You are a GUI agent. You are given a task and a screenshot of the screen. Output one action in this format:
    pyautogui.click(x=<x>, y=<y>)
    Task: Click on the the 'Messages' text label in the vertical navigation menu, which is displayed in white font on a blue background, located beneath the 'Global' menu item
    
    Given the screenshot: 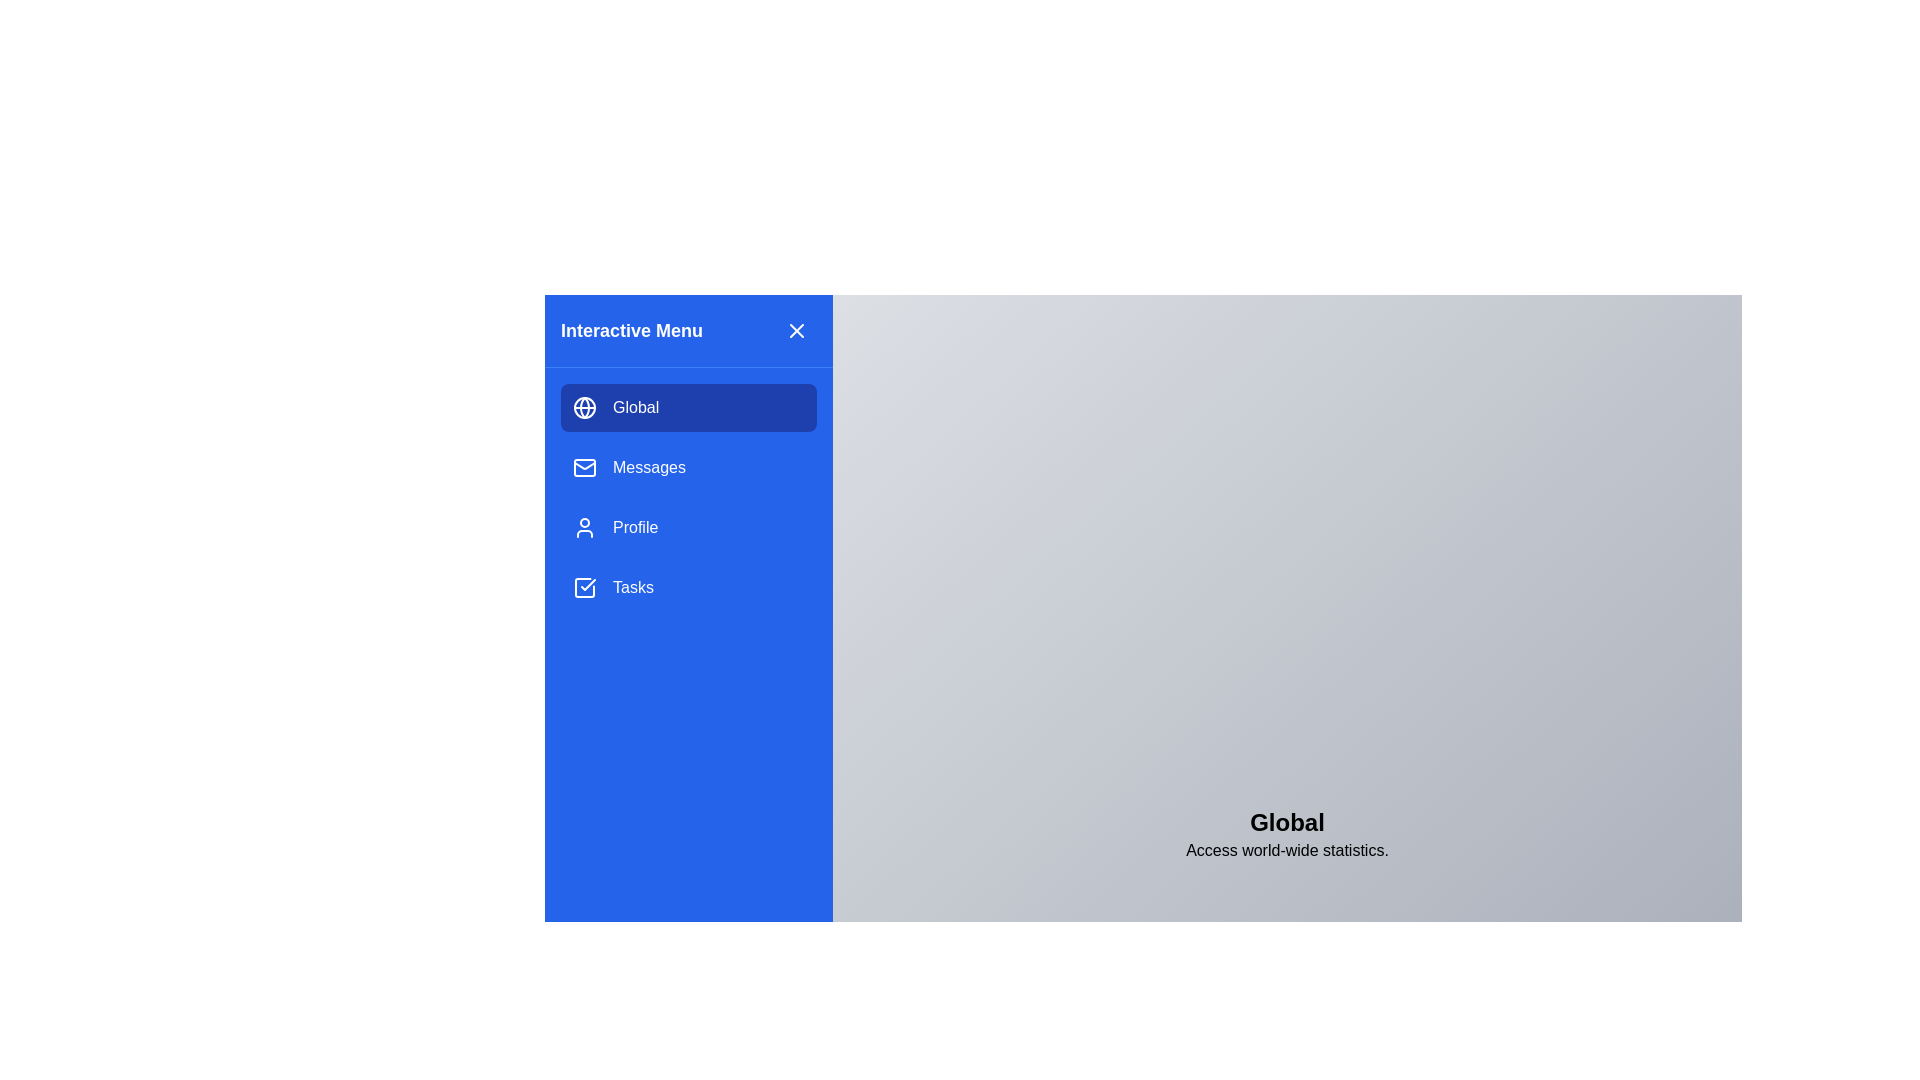 What is the action you would take?
    pyautogui.click(x=649, y=467)
    